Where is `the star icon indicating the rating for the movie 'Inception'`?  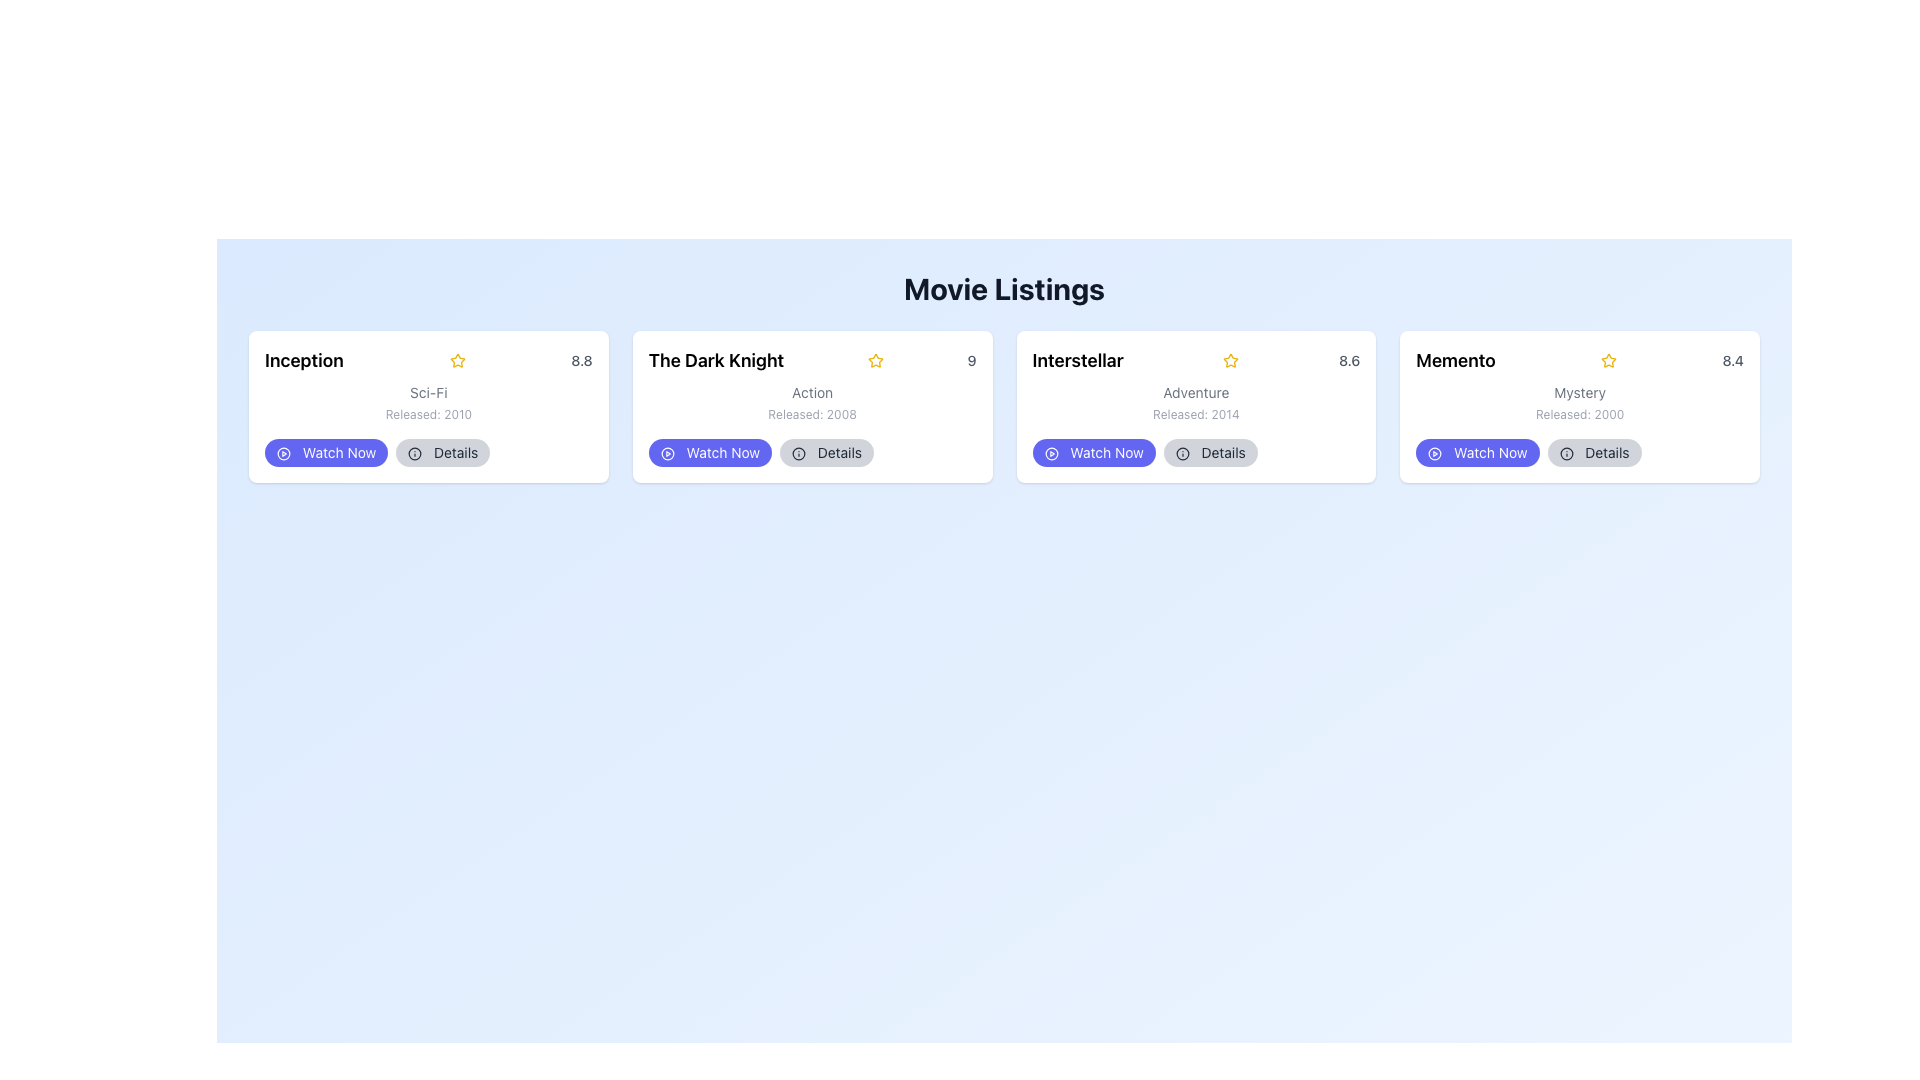 the star icon indicating the rating for the movie 'Inception' is located at coordinates (456, 361).